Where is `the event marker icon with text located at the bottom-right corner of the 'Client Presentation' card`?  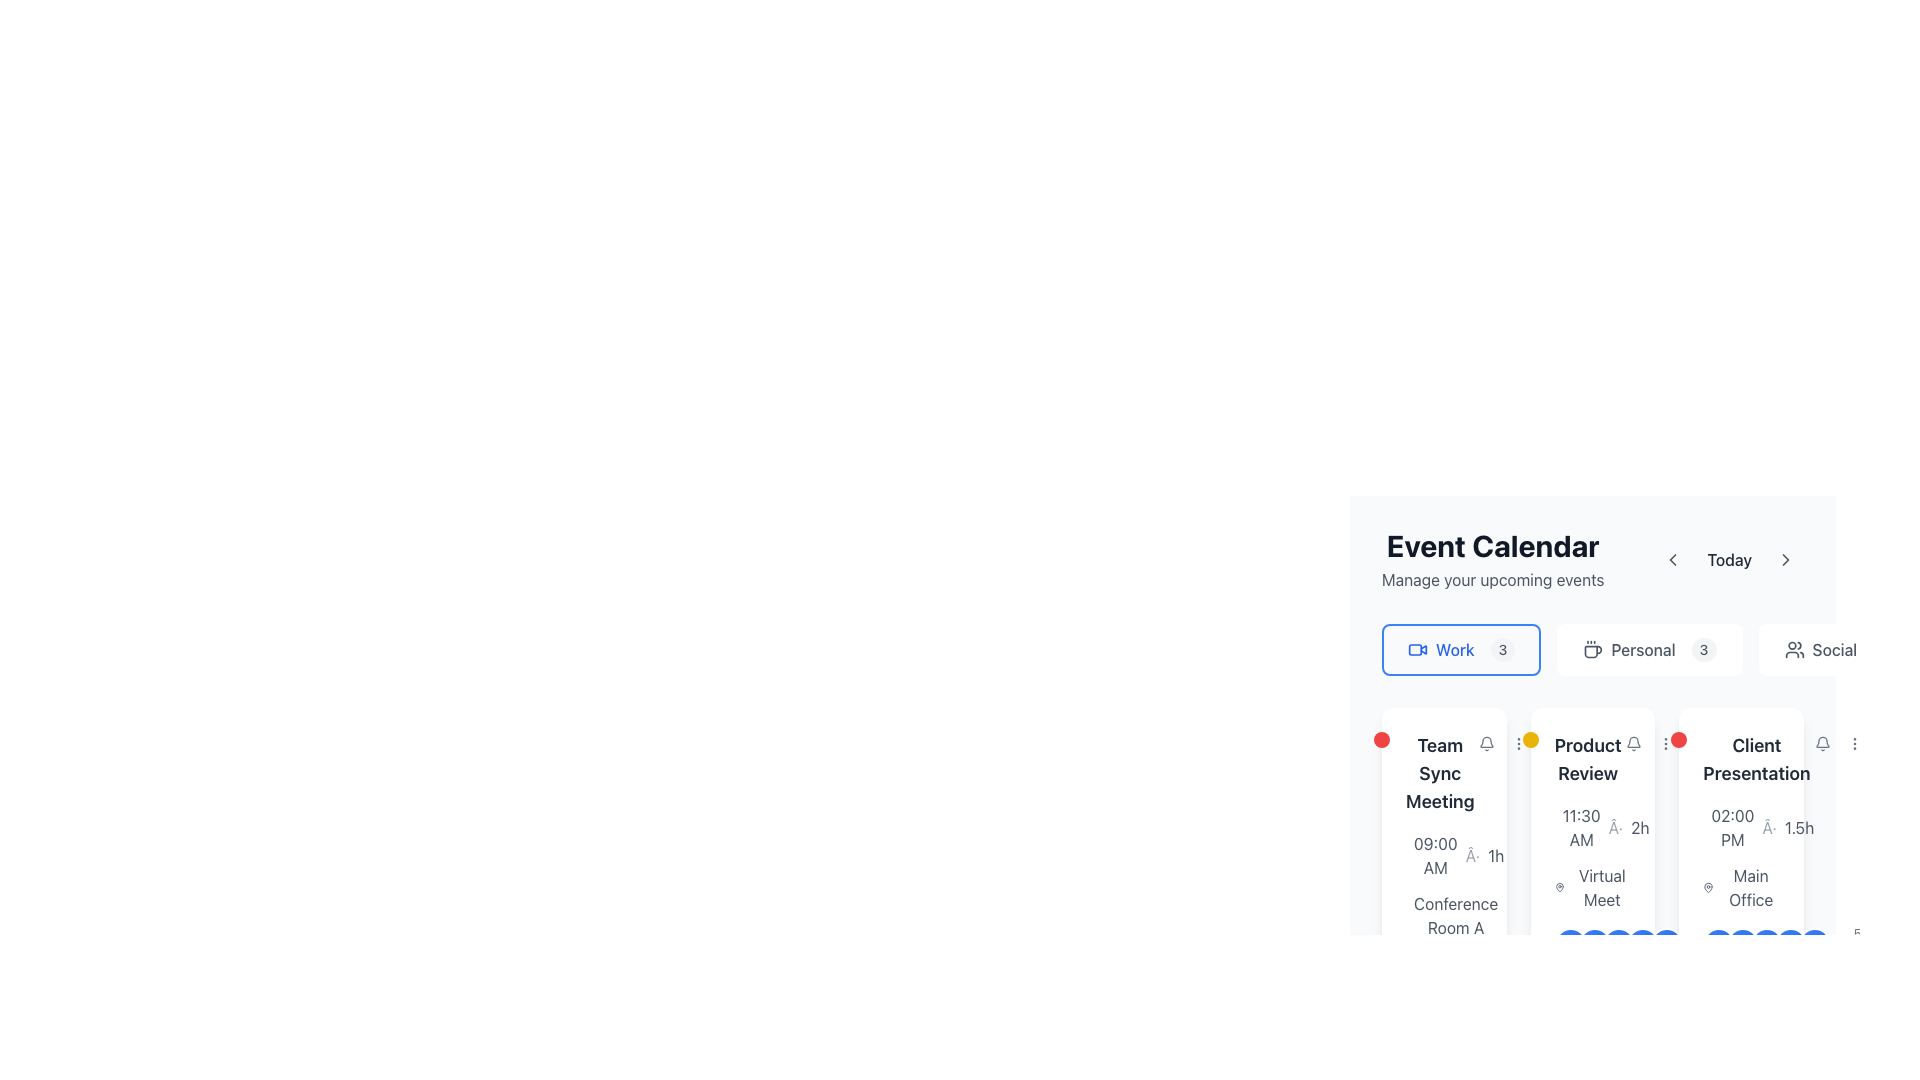 the event marker icon with text located at the bottom-right corner of the 'Client Presentation' card is located at coordinates (1767, 944).